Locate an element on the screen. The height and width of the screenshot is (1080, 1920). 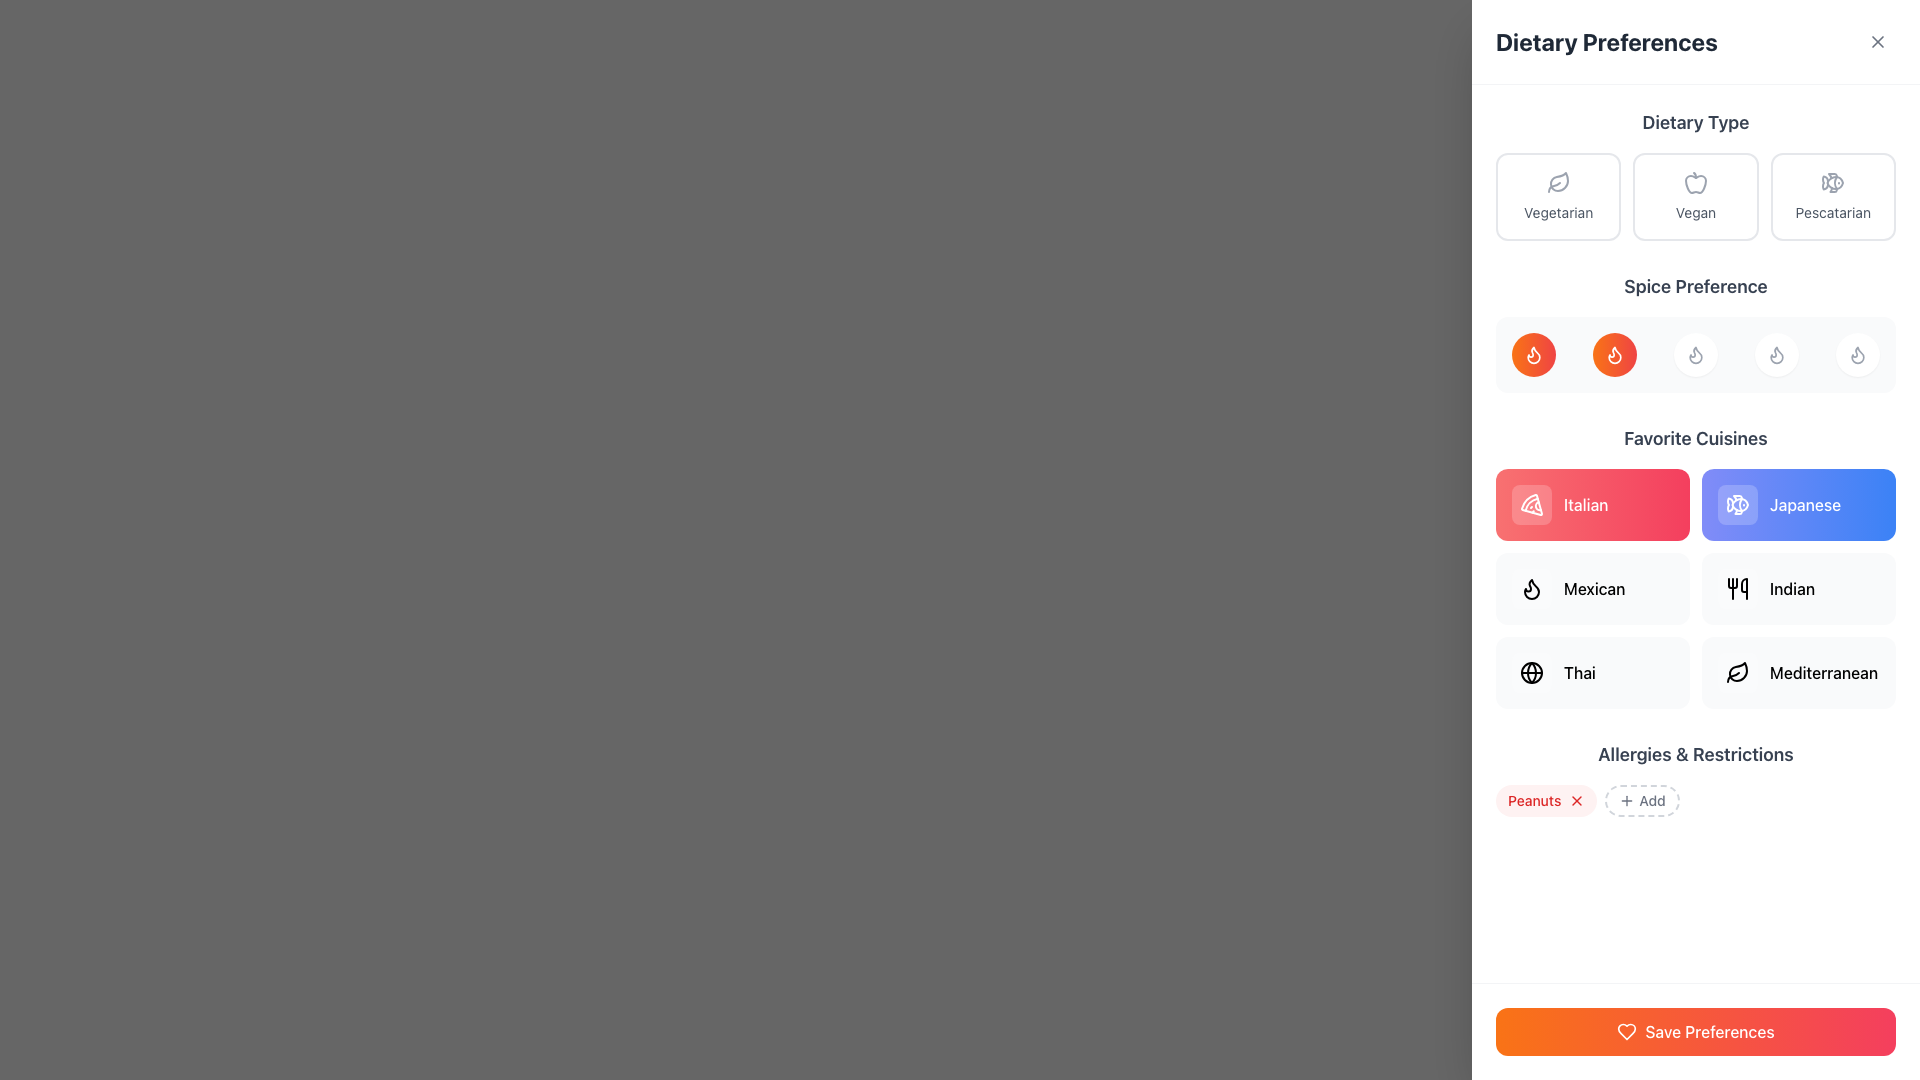
the button is located at coordinates (1592, 672).